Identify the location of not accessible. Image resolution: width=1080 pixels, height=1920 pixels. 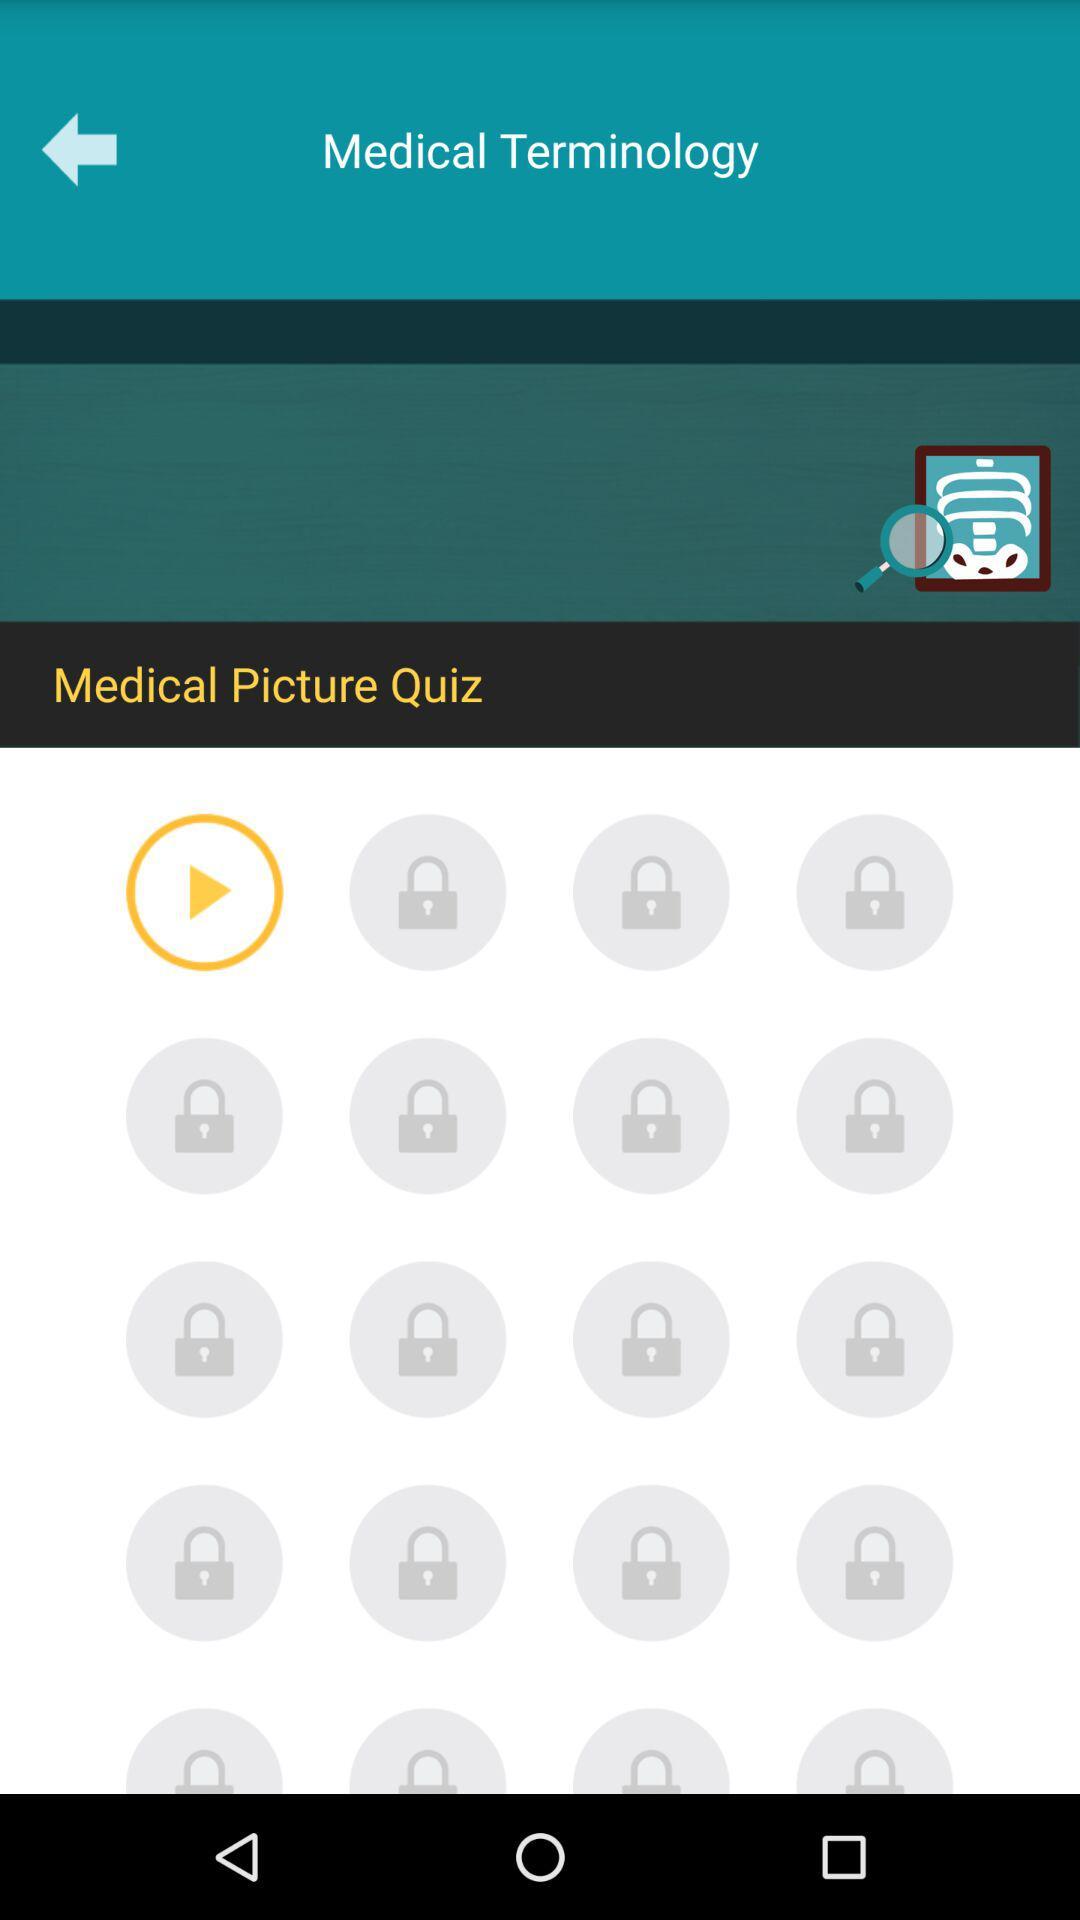
(651, 1115).